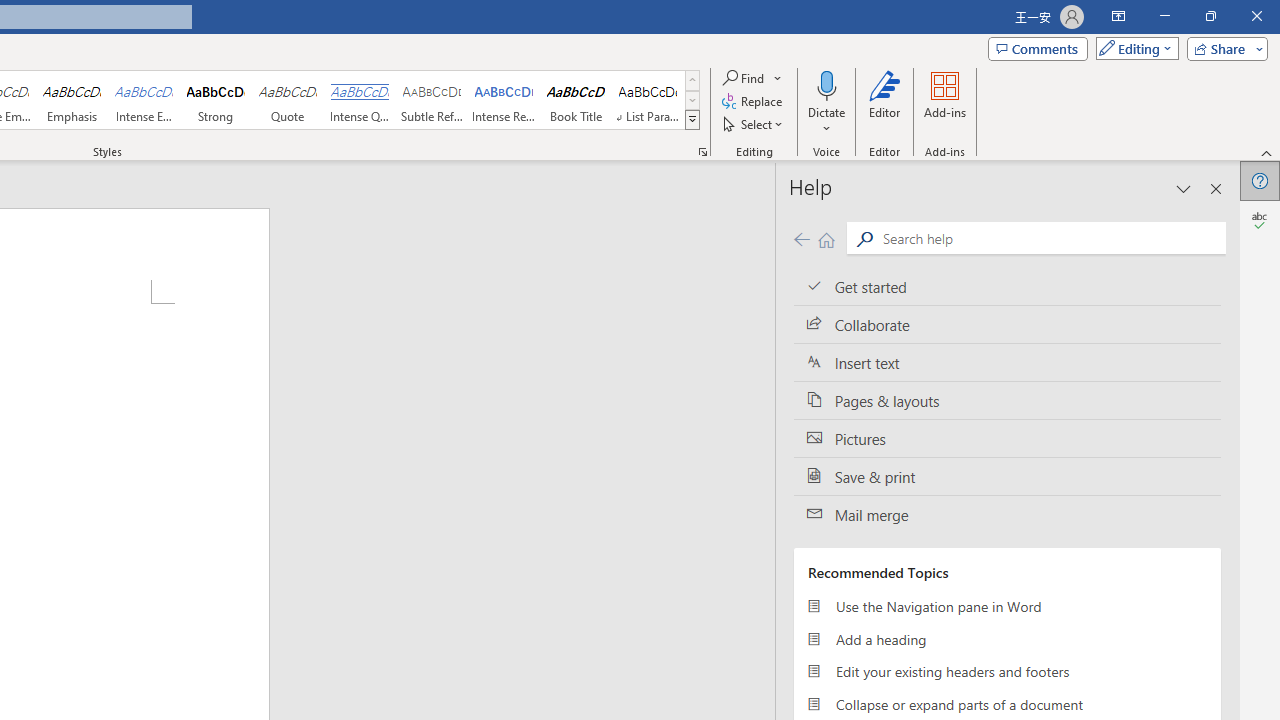 This screenshot has width=1280, height=720. Describe the element at coordinates (143, 100) in the screenshot. I see `'Intense Emphasis'` at that location.